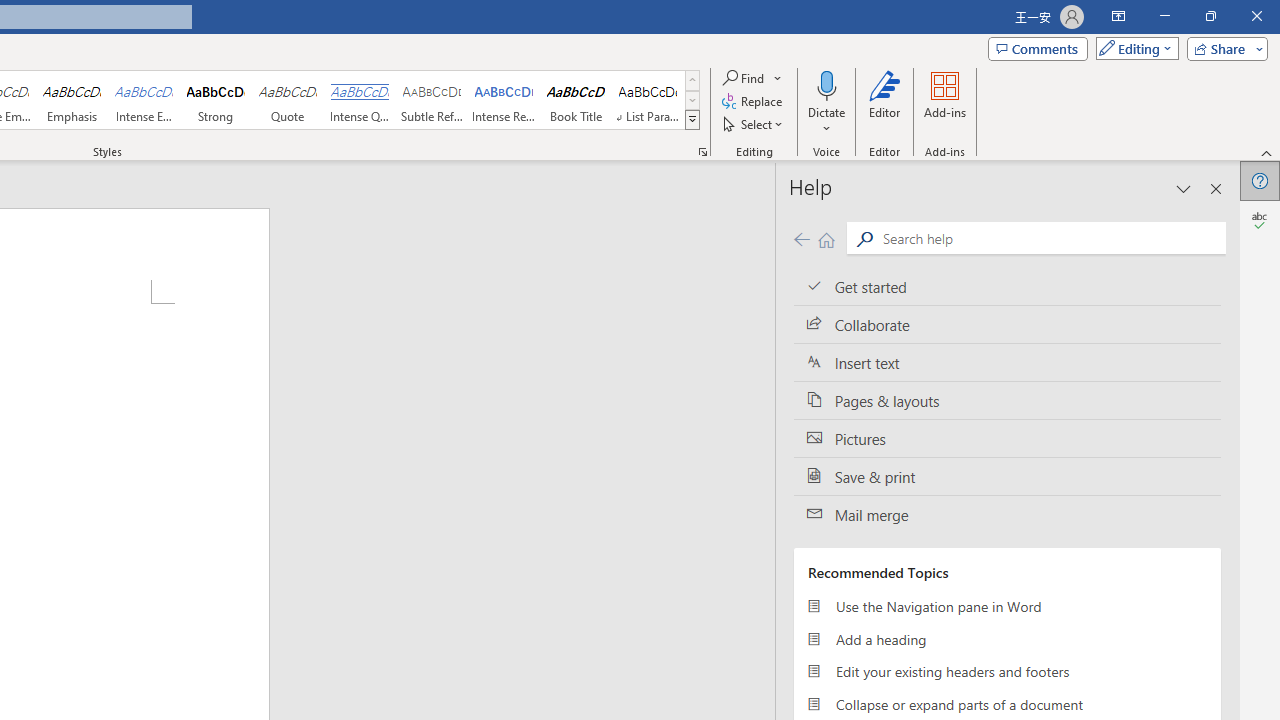 This screenshot has width=1280, height=720. Describe the element at coordinates (143, 100) in the screenshot. I see `'Intense Emphasis'` at that location.